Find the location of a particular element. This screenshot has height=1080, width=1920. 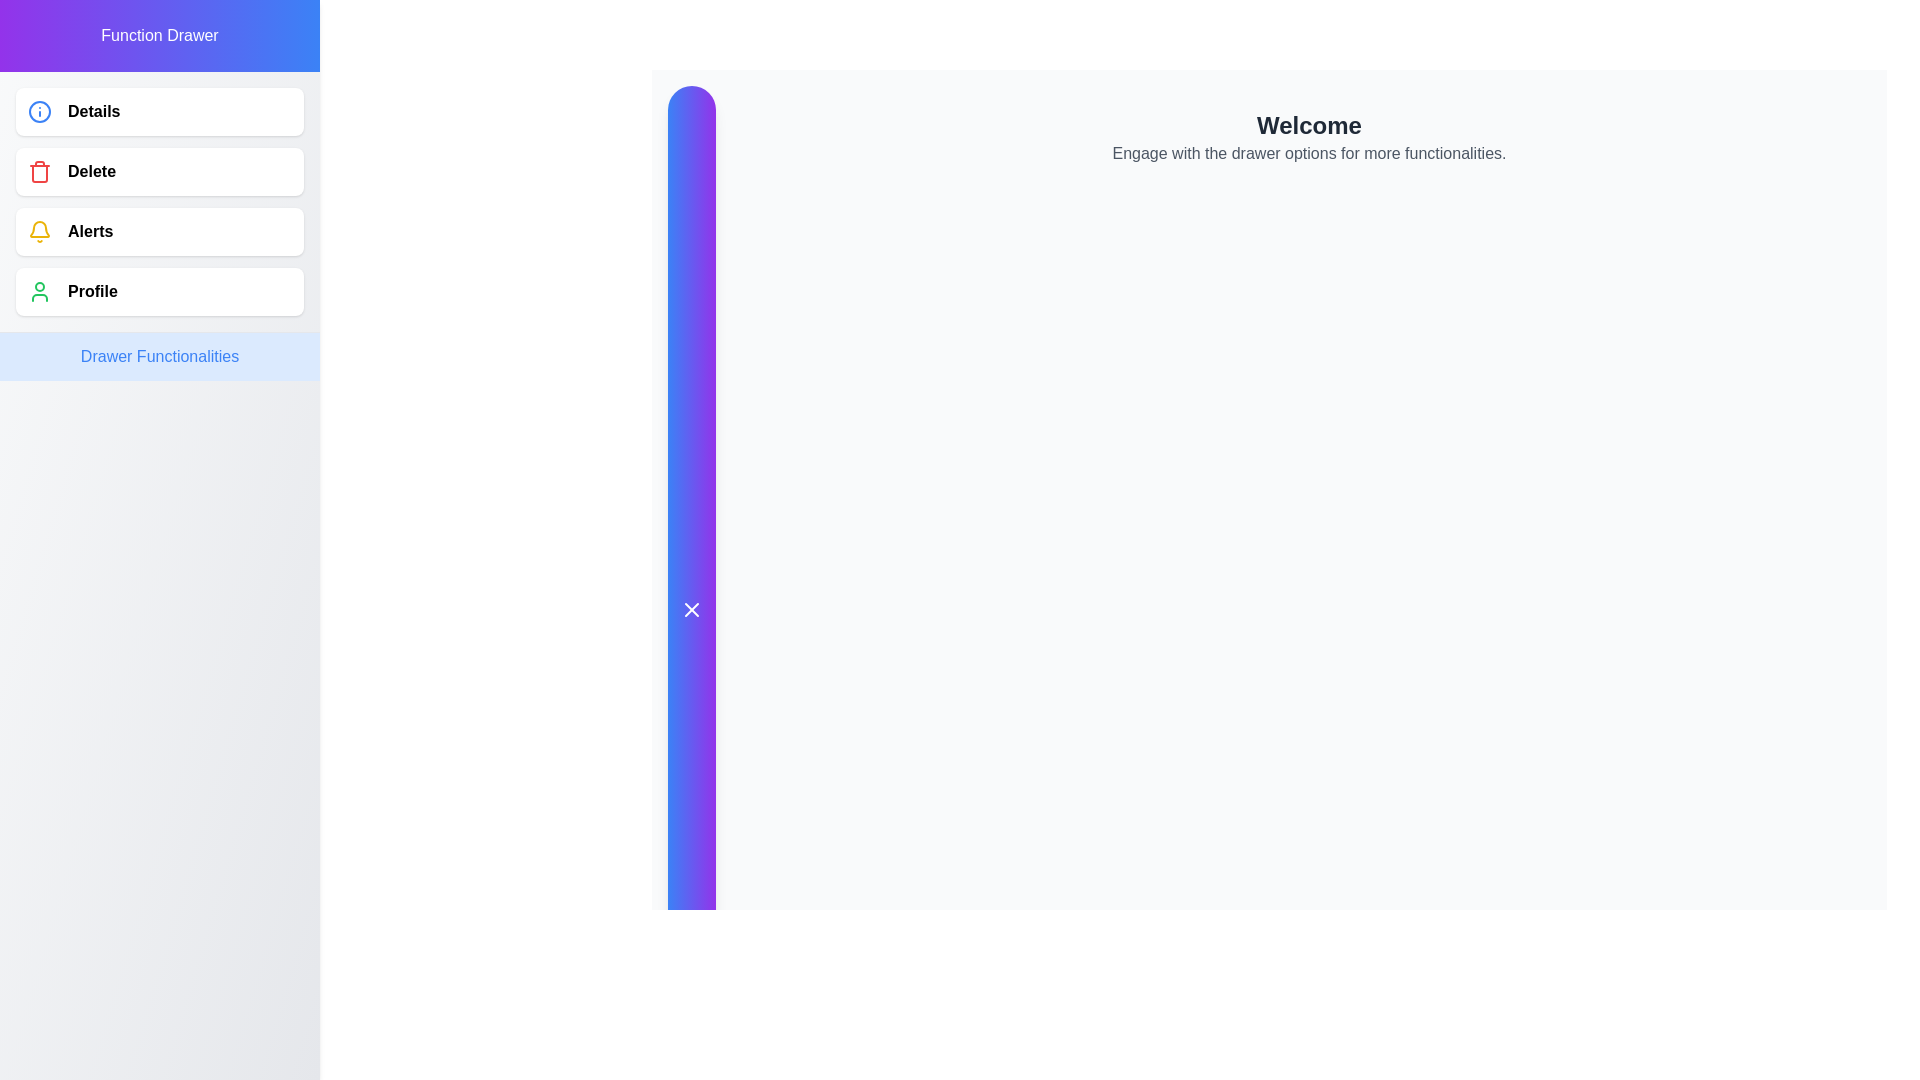

the 'Alerts' text label which is displayed in black sans-serif font, positioned below the 'Delete' option and above the 'Profile' option in the sidebar menu is located at coordinates (89, 230).